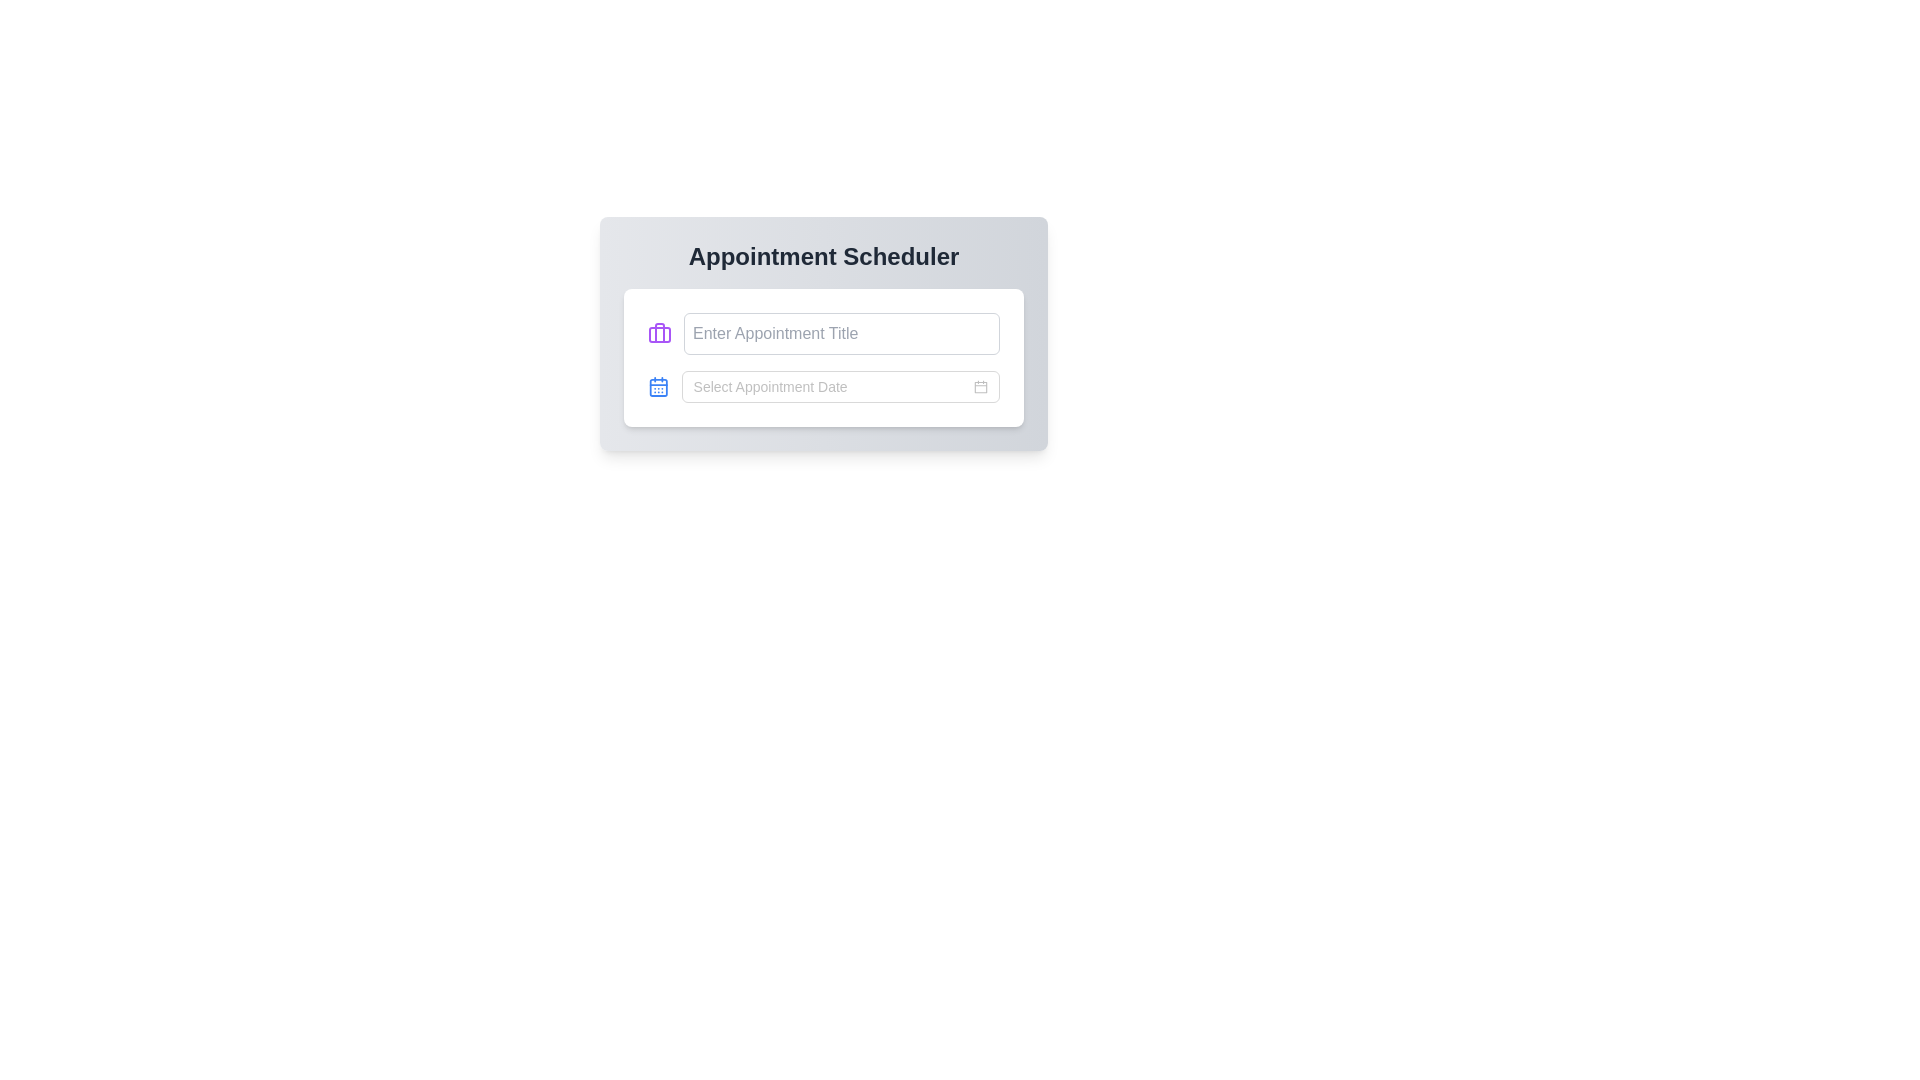  Describe the element at coordinates (660, 333) in the screenshot. I see `the icon that indicates the expected input type for the associated text field, which is the first element in a horizontally aligned group` at that location.